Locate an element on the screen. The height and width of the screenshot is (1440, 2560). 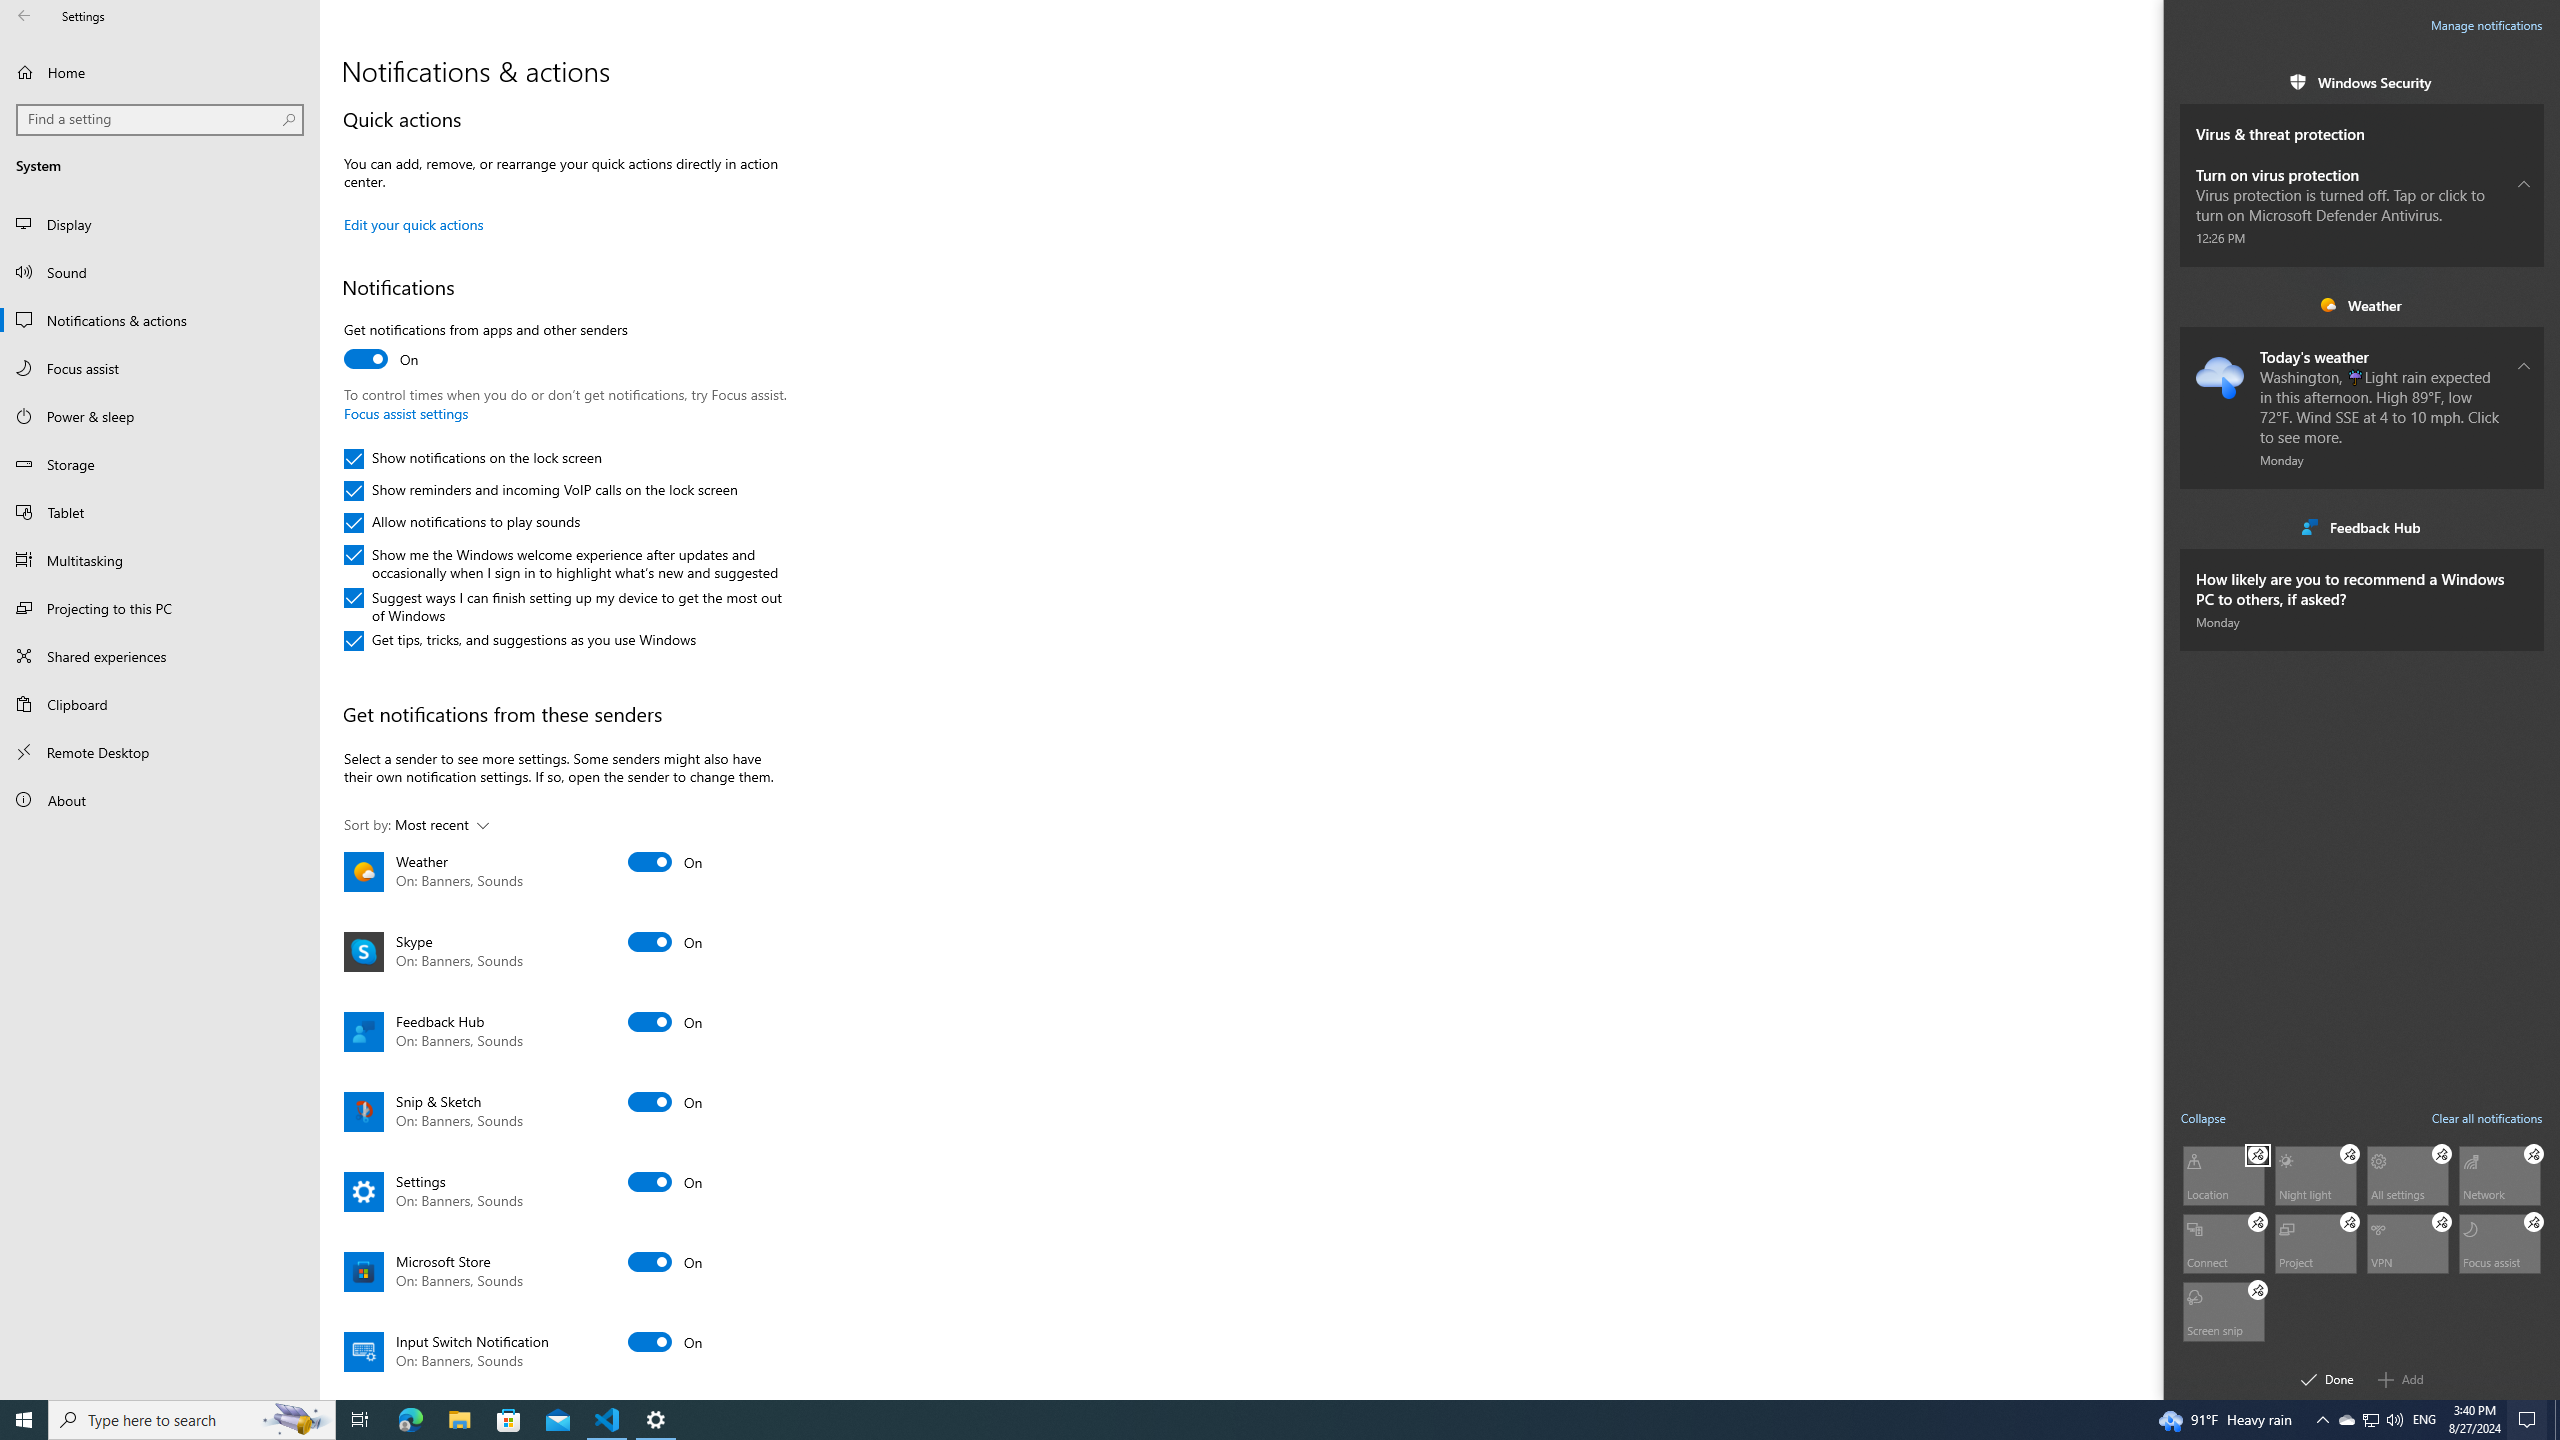
'File Explorer' is located at coordinates (458, 1418).